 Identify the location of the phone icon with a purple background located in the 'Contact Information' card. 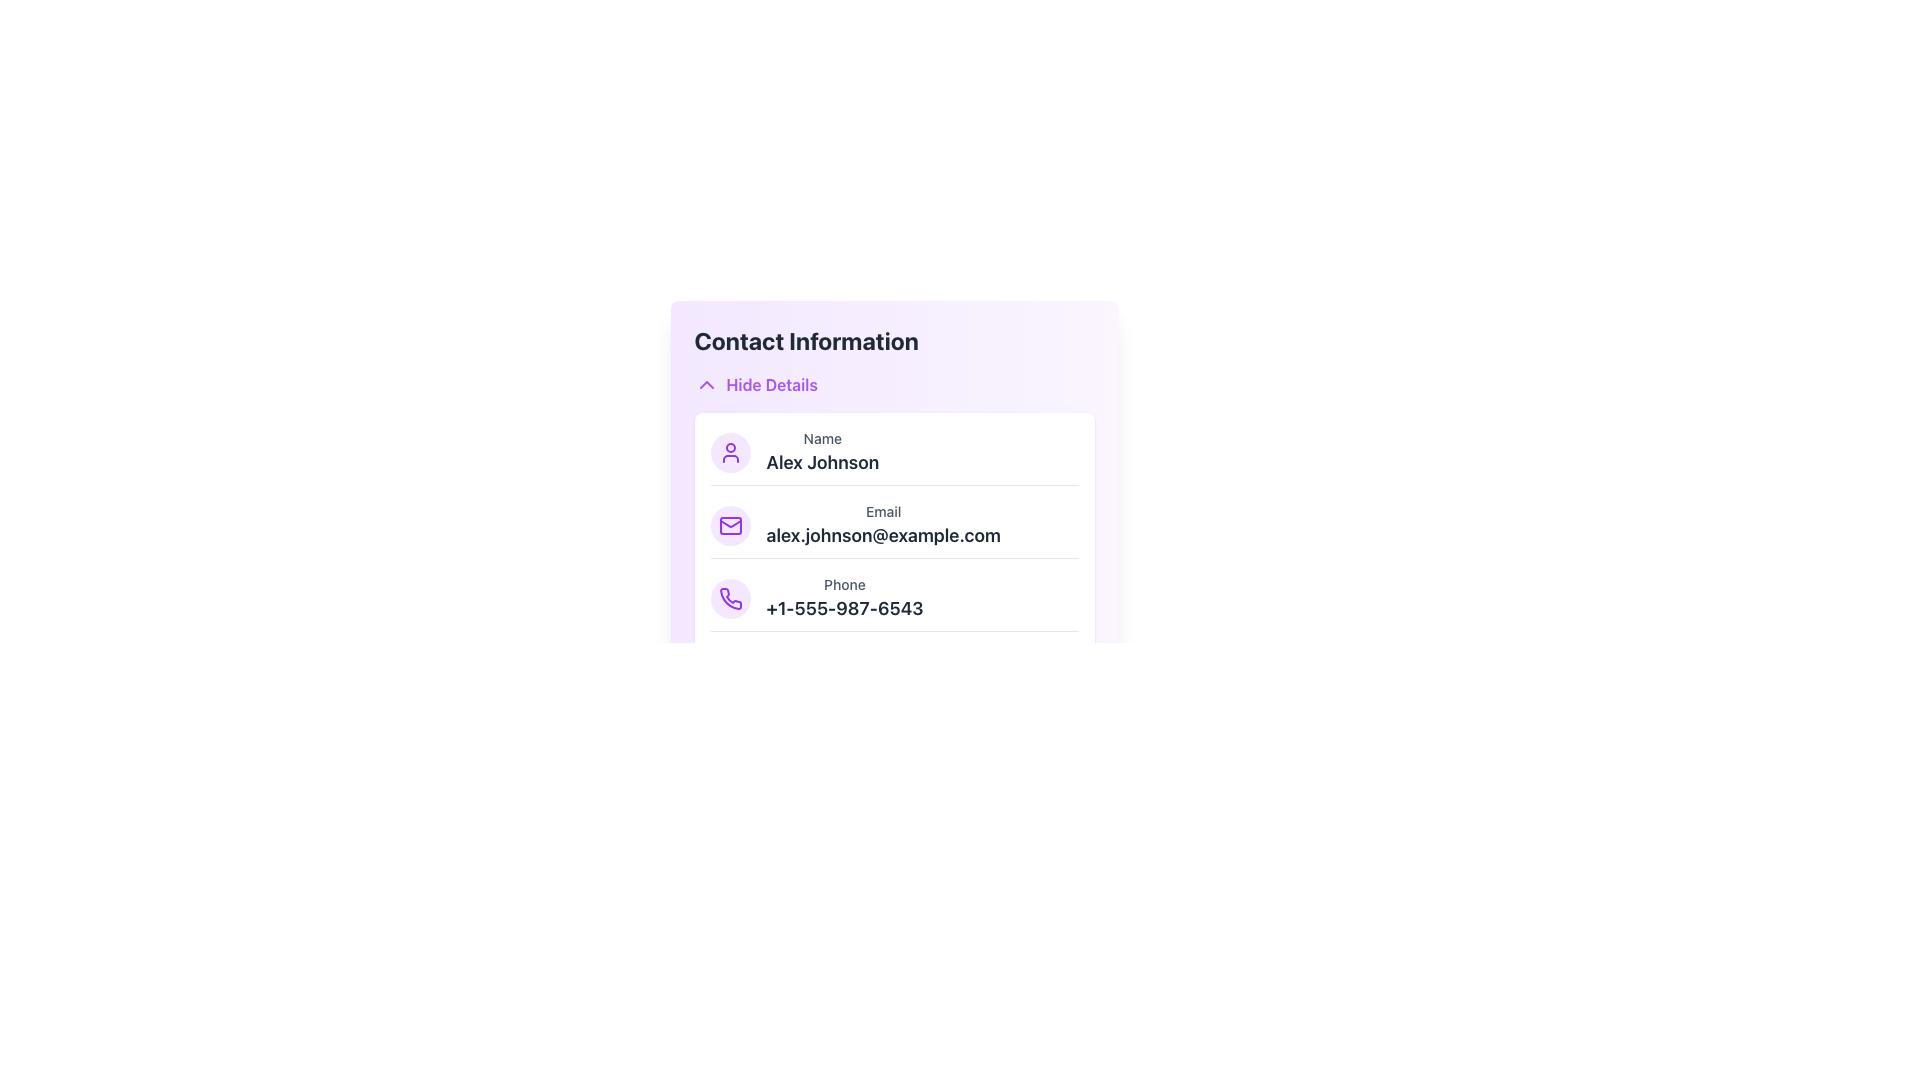
(729, 597).